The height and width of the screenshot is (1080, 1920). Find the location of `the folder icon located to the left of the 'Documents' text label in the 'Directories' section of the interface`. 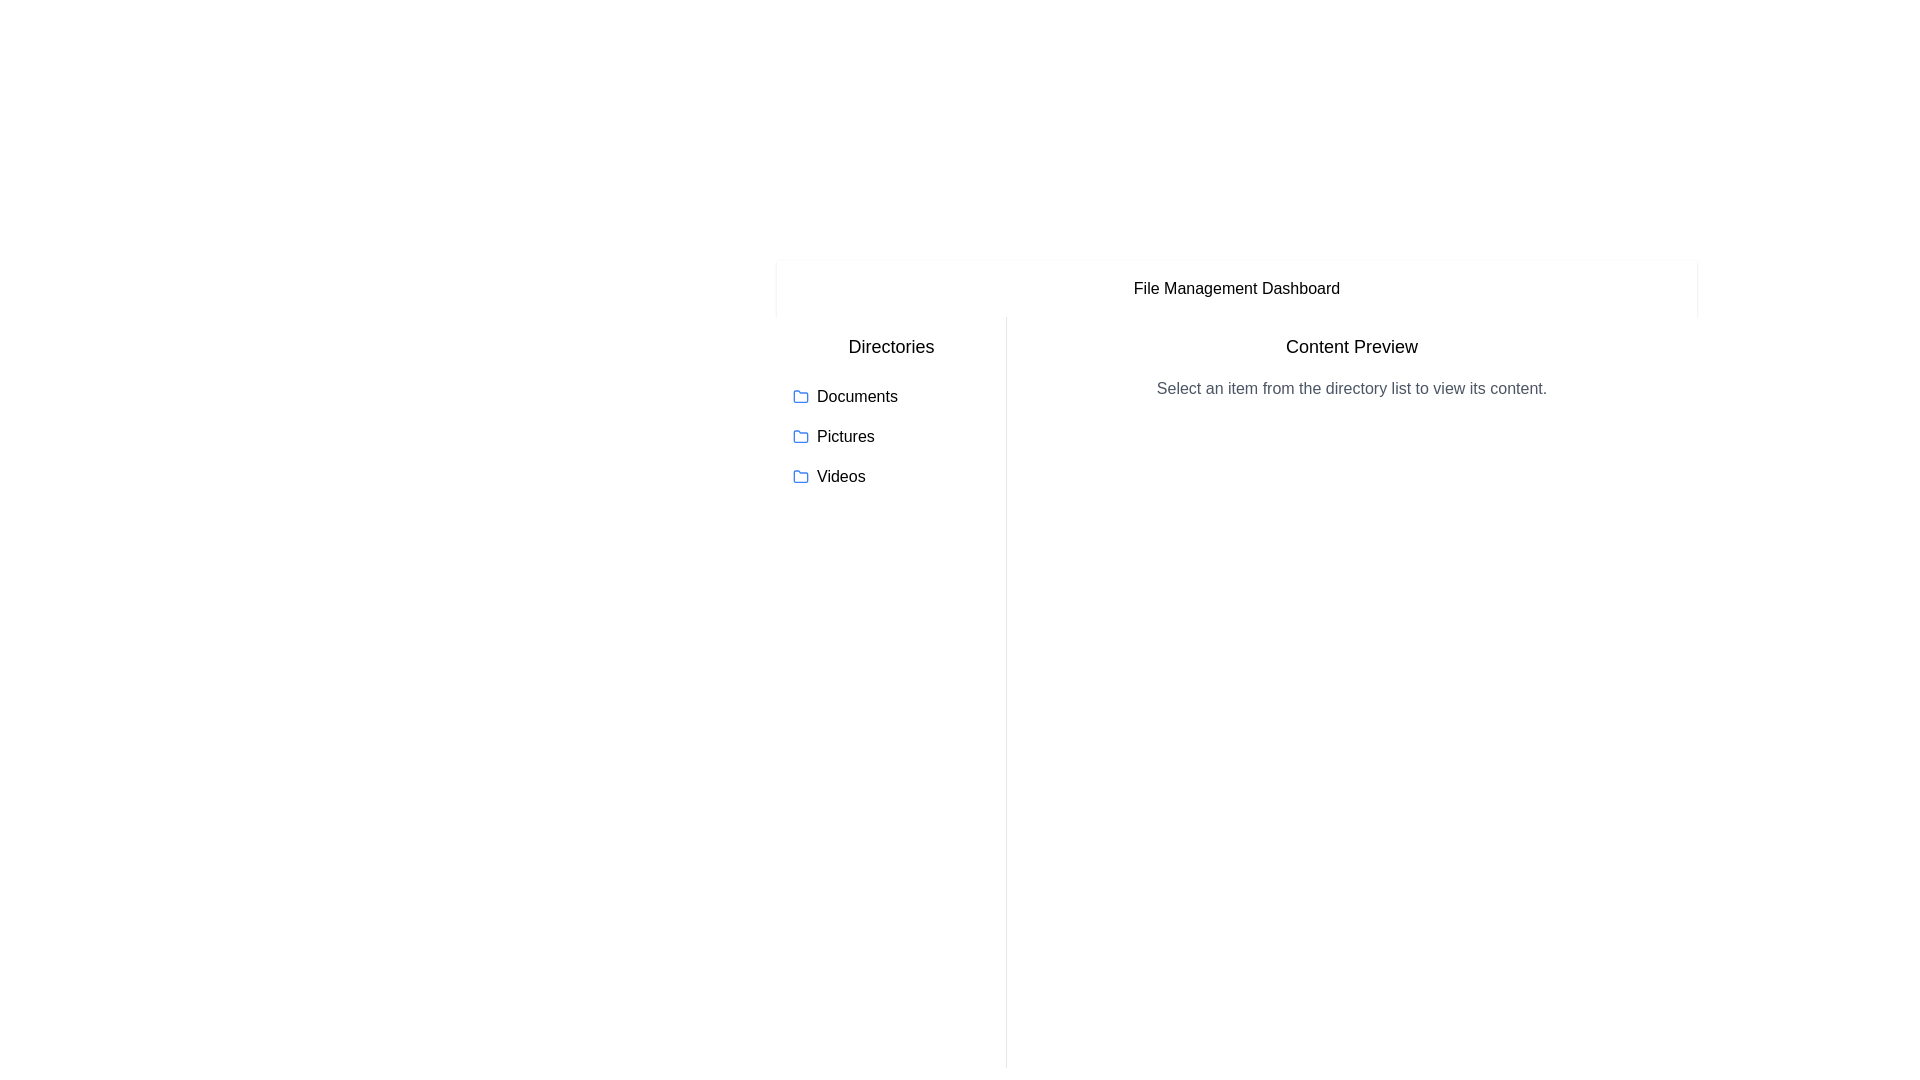

the folder icon located to the left of the 'Documents' text label in the 'Directories' section of the interface is located at coordinates (801, 397).